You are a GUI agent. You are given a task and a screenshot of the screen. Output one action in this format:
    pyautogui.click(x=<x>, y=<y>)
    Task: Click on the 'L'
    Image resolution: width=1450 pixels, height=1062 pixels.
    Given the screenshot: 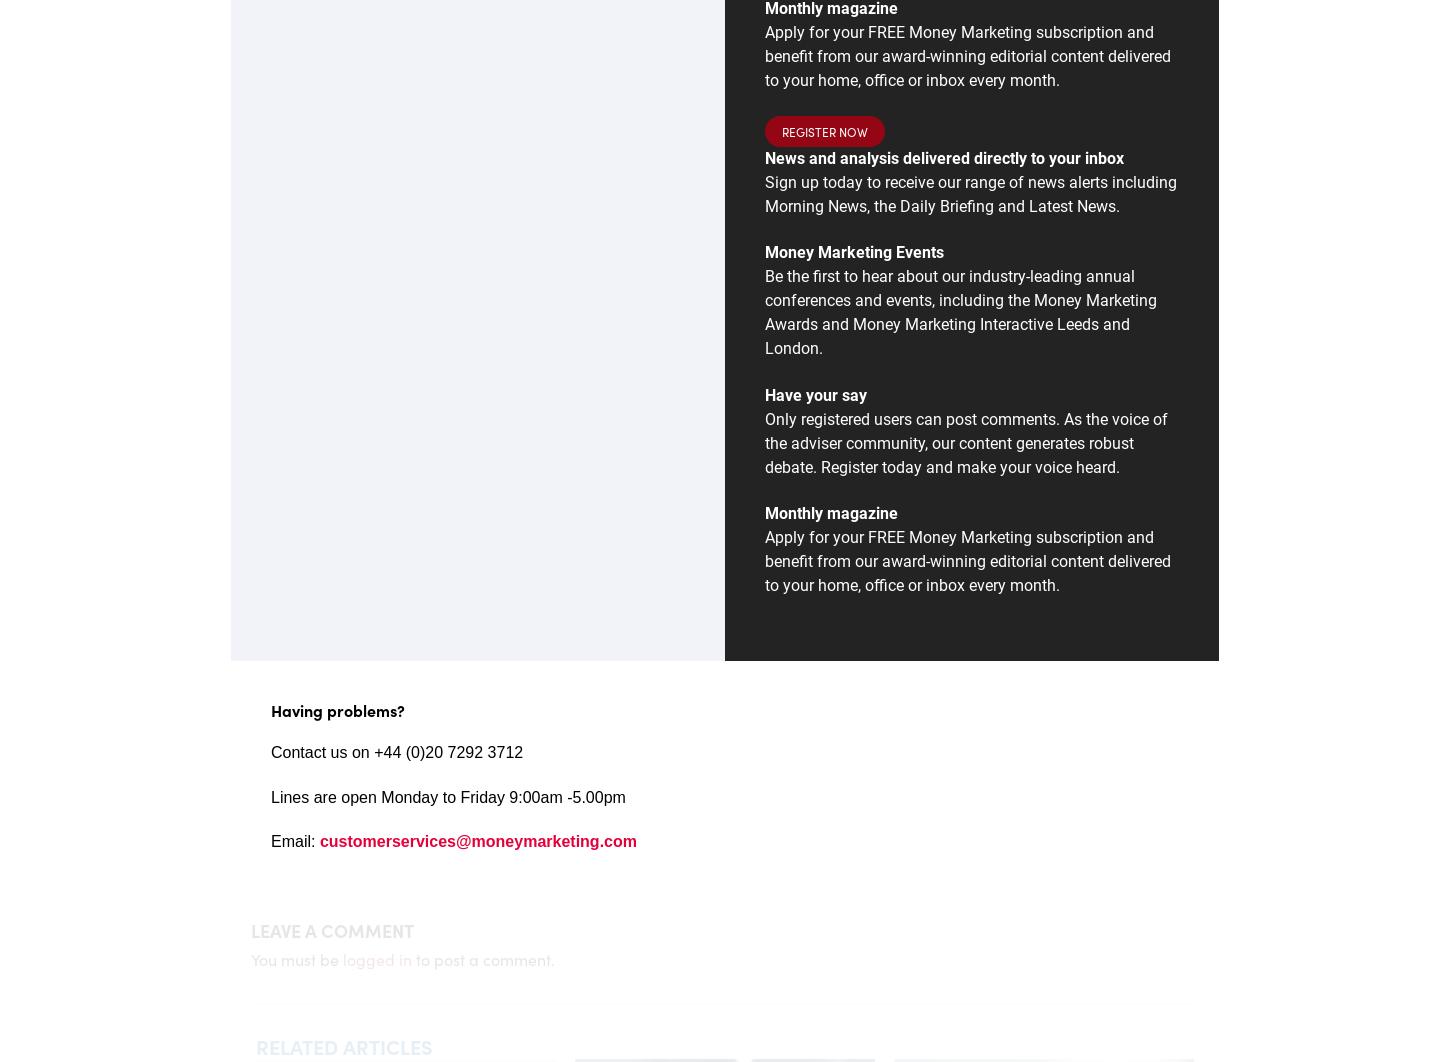 What is the action you would take?
    pyautogui.click(x=271, y=796)
    